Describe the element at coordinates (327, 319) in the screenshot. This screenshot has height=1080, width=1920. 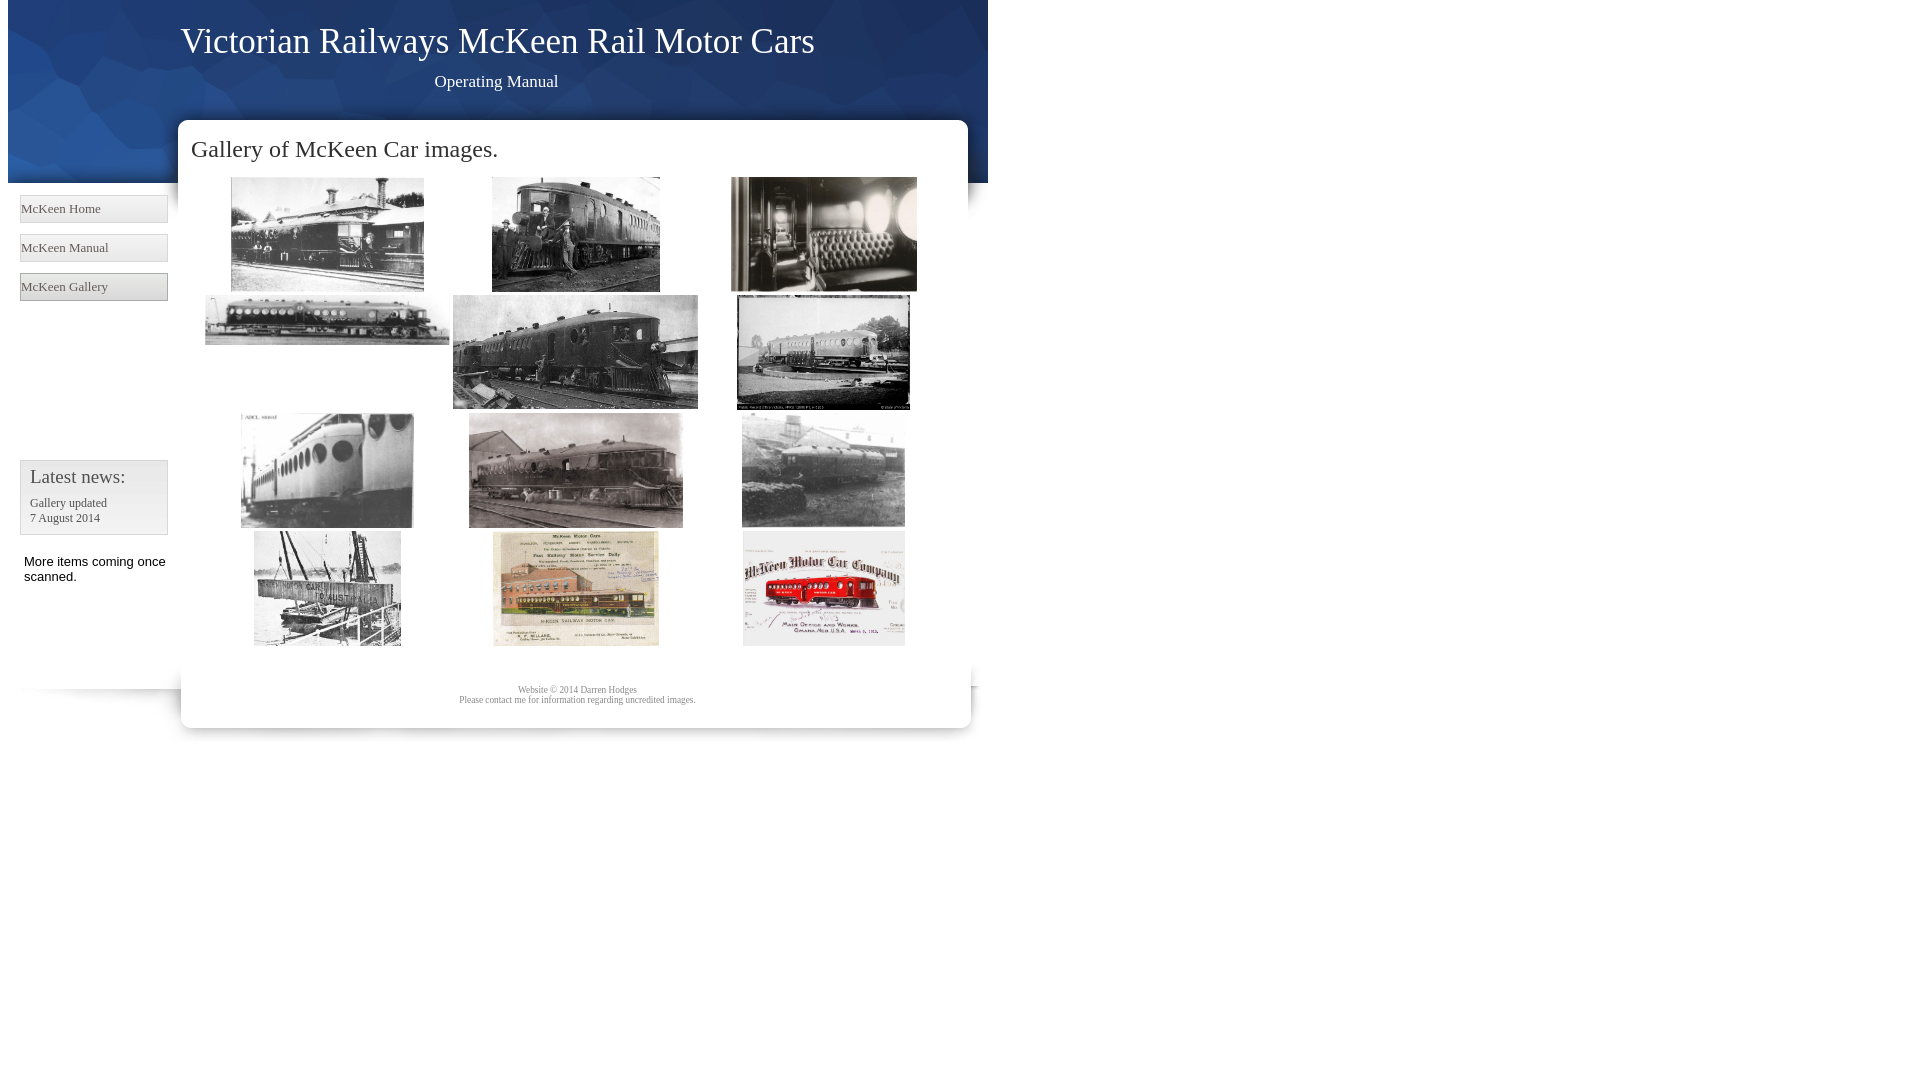
I see `'Side view of No. 2'` at that location.